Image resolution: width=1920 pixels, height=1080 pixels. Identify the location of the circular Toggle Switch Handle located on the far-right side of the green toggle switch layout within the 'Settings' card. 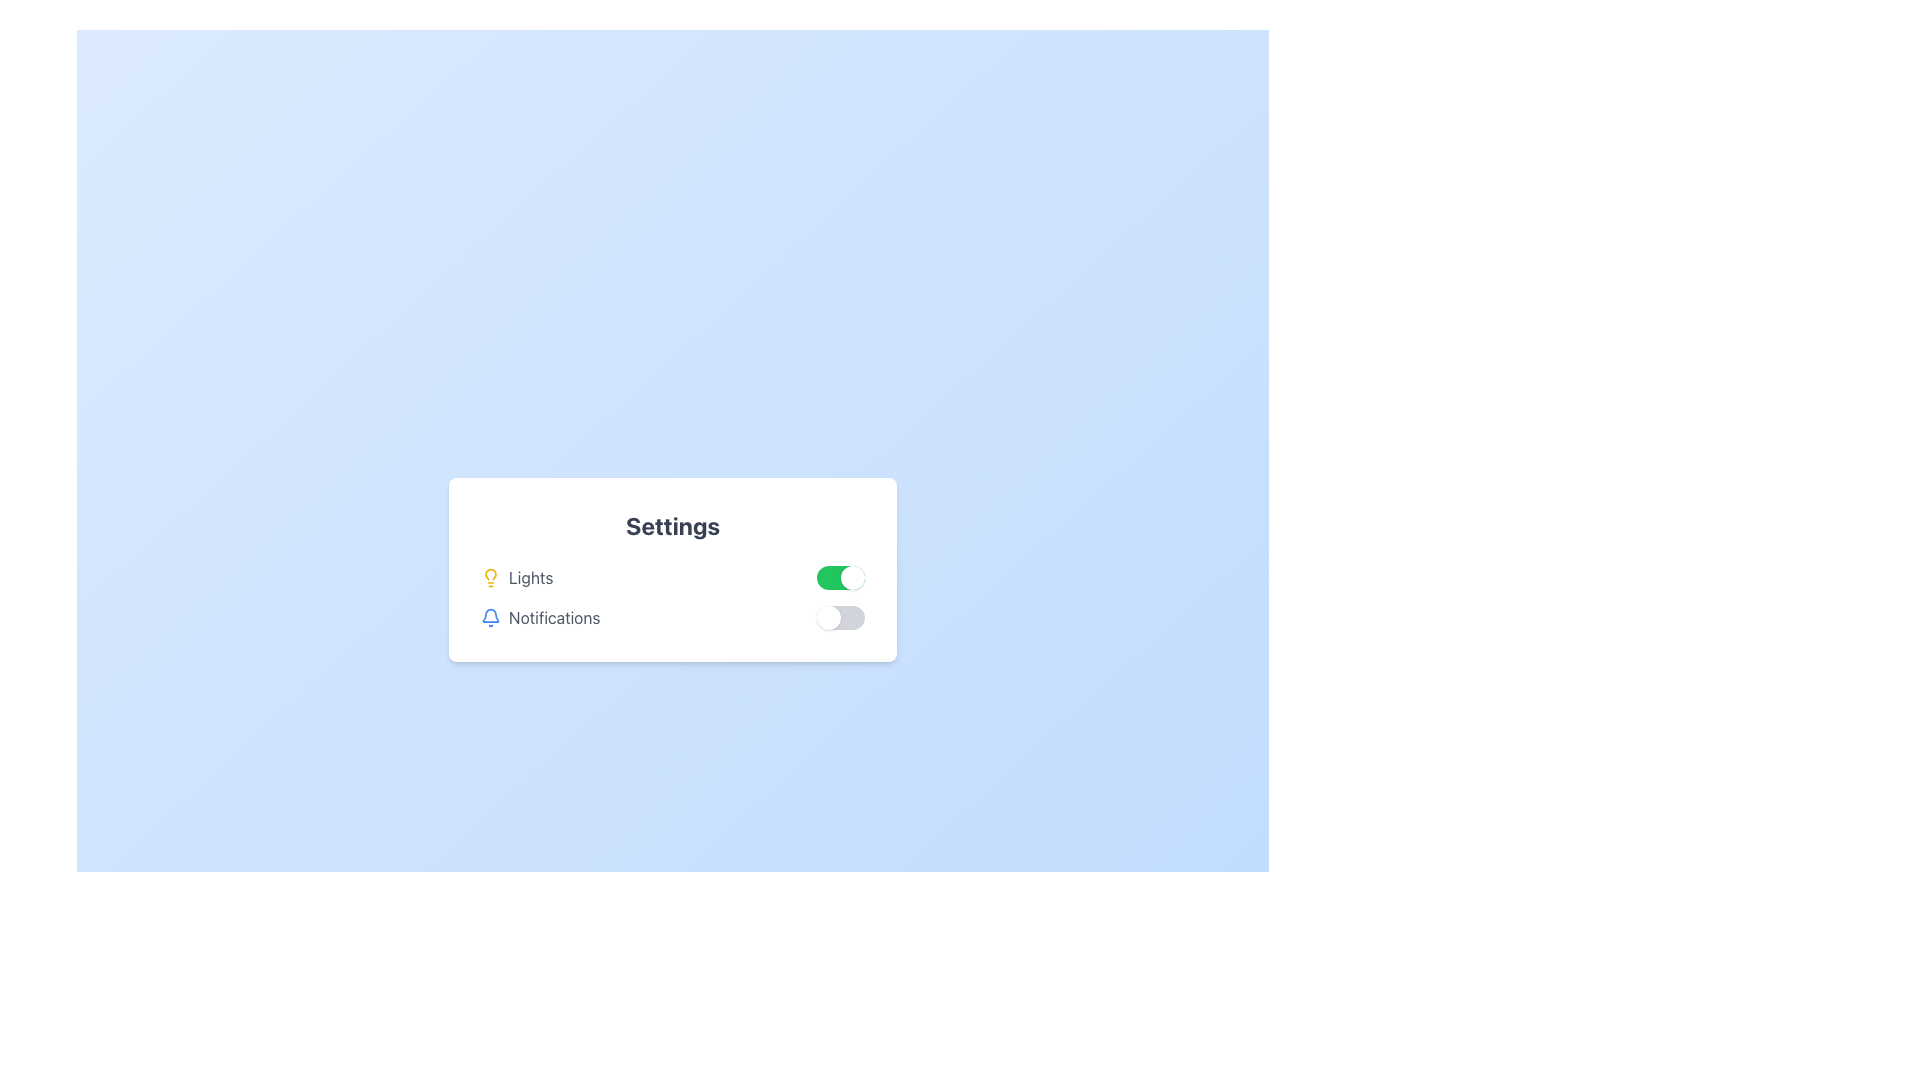
(853, 578).